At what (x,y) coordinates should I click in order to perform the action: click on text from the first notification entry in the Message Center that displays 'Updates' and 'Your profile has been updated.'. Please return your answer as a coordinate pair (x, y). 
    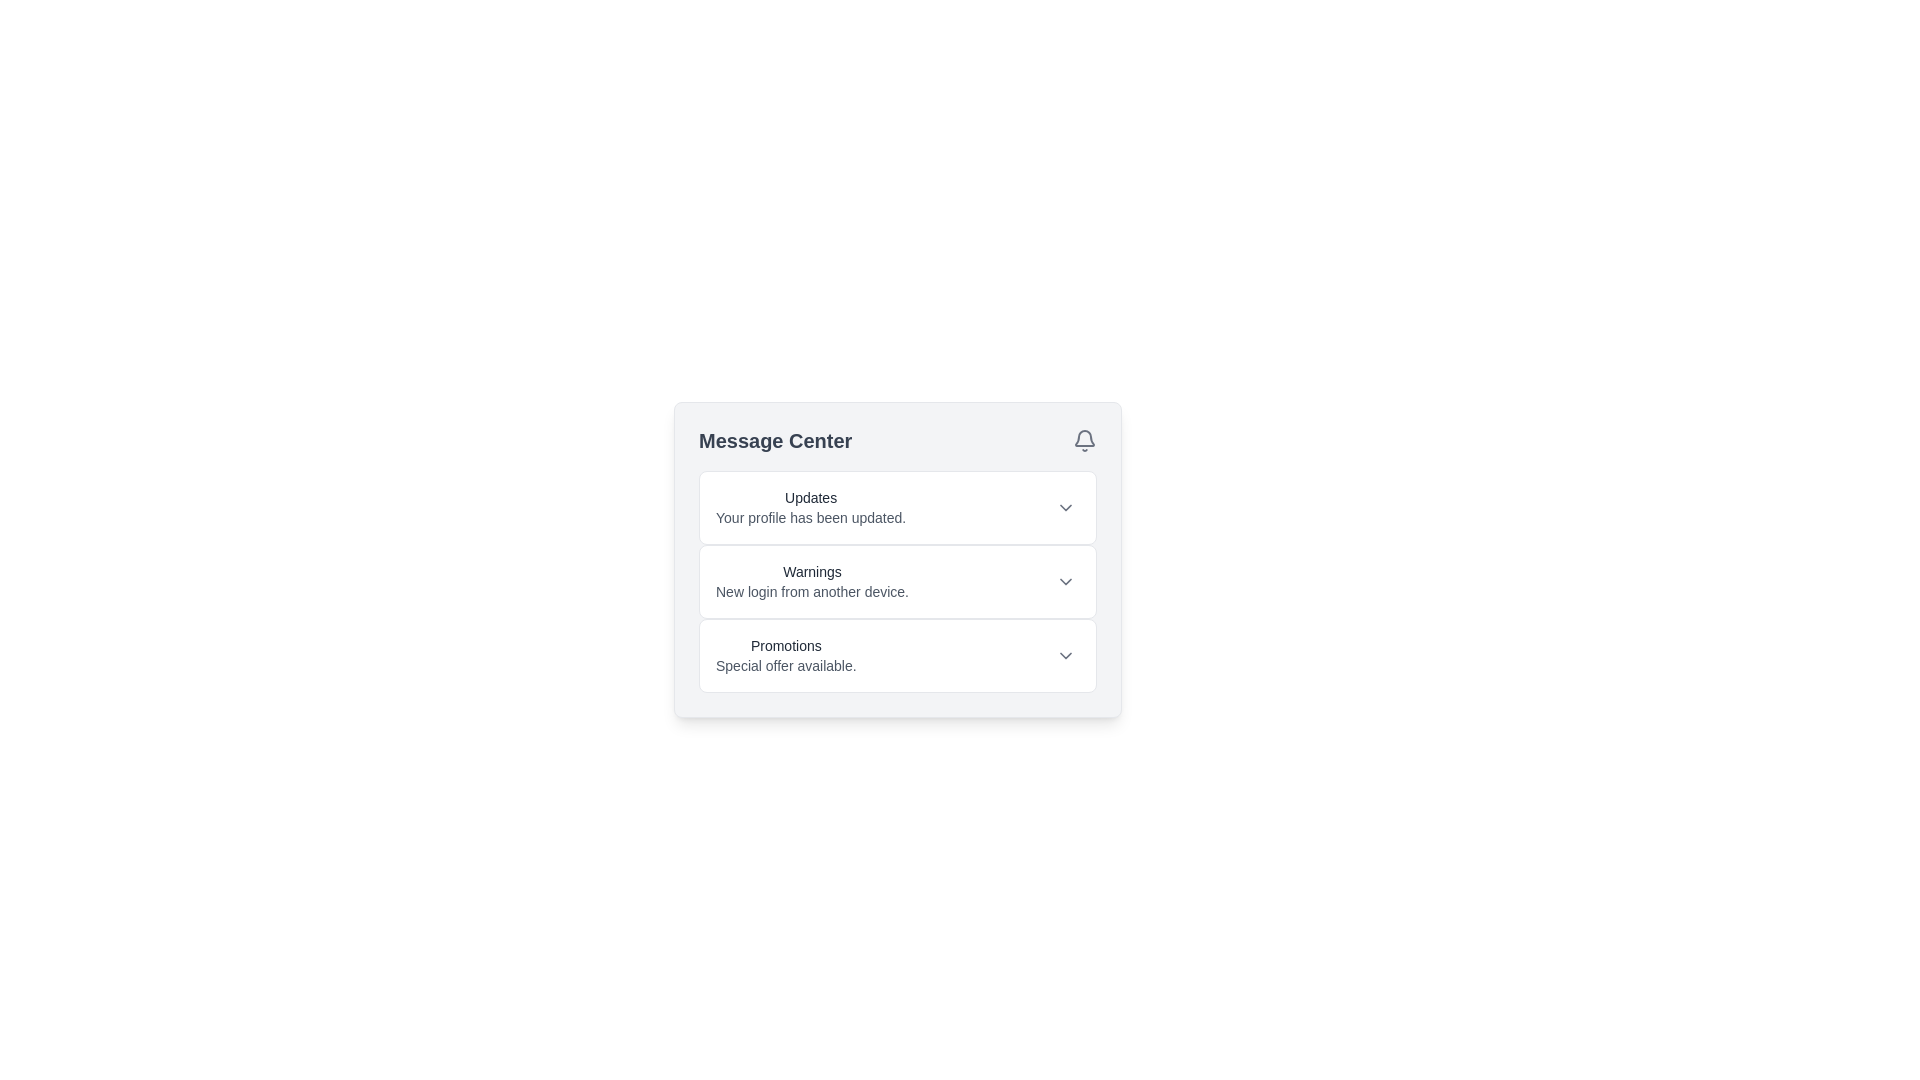
    Looking at the image, I should click on (811, 507).